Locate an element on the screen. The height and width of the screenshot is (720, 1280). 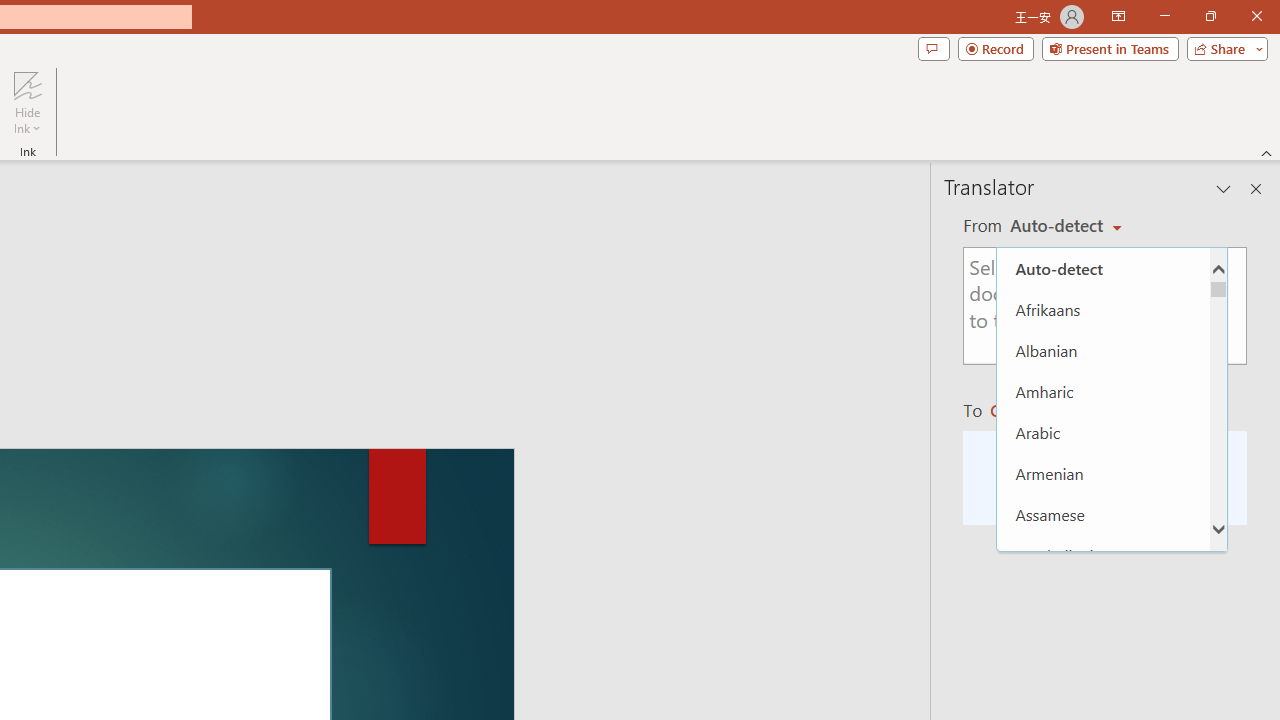
'Amharic' is located at coordinates (1102, 391).